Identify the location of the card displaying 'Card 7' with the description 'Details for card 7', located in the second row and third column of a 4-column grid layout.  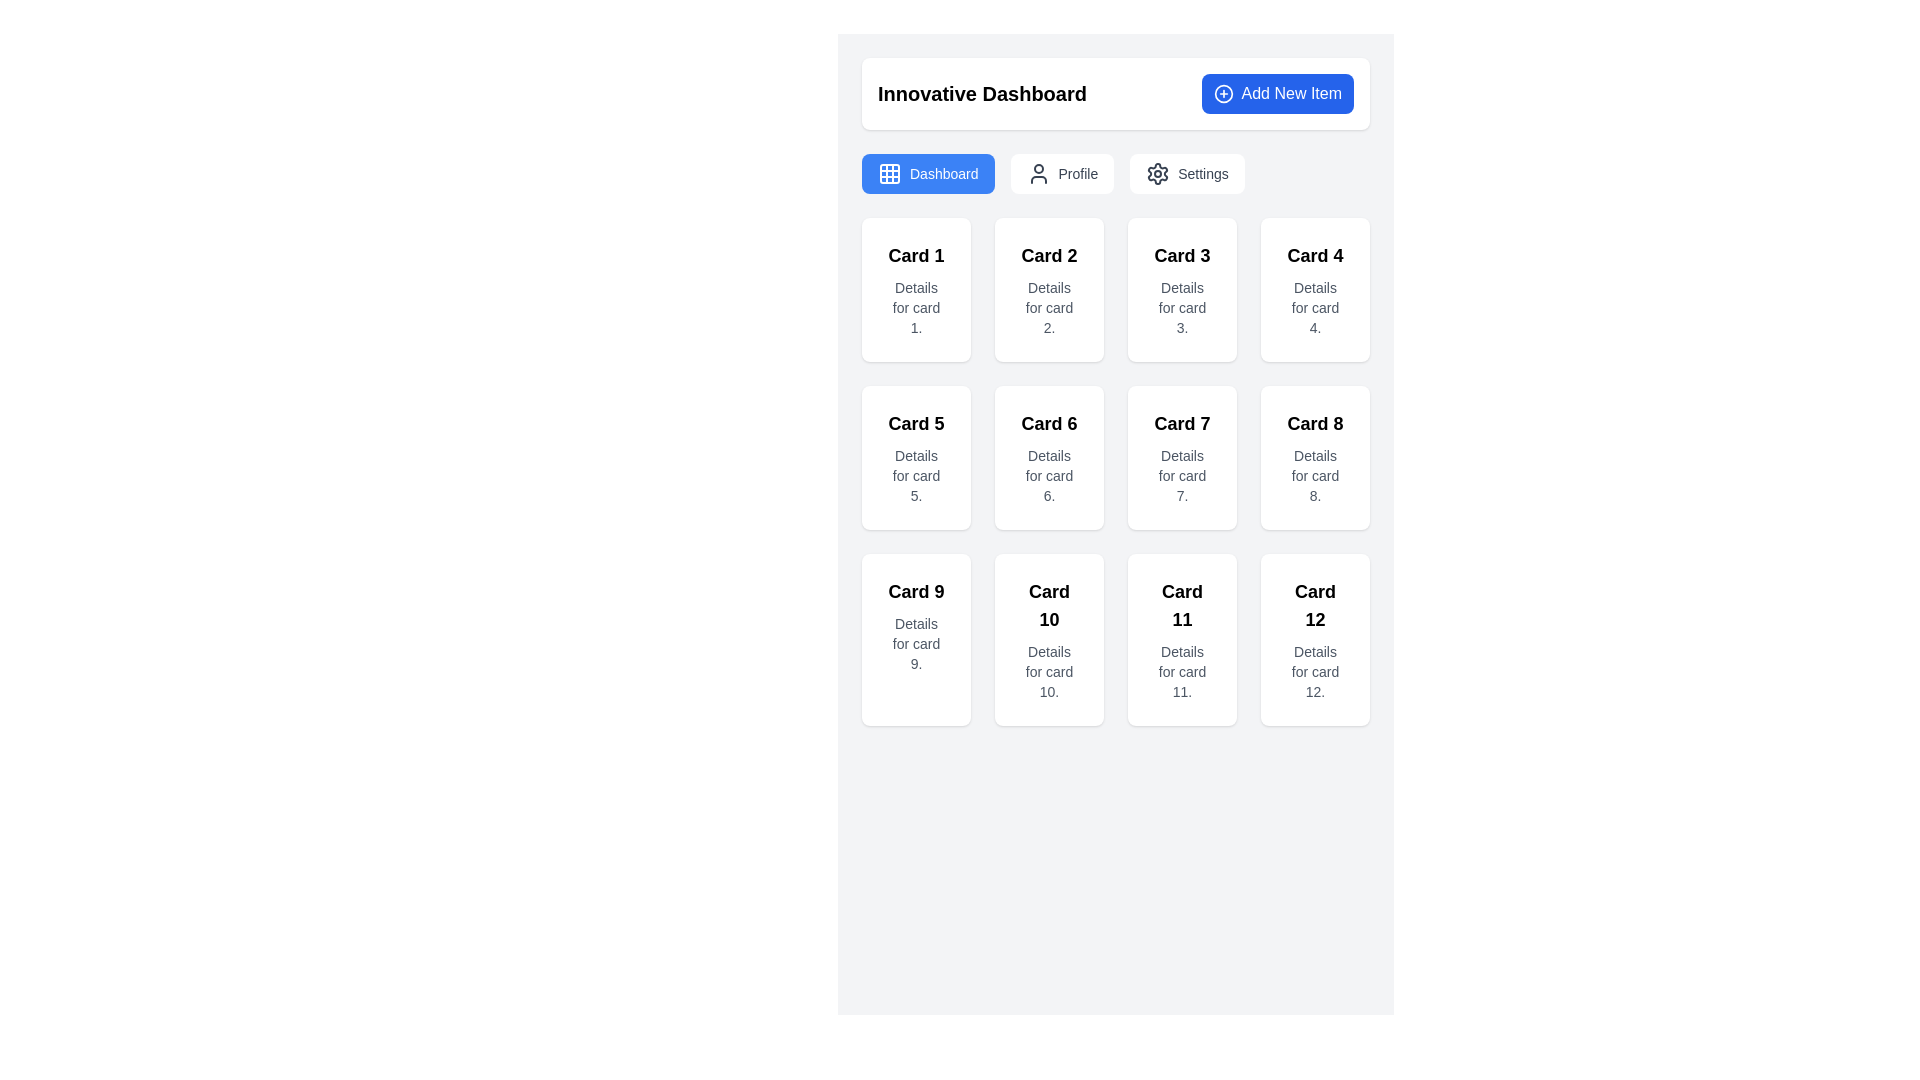
(1182, 458).